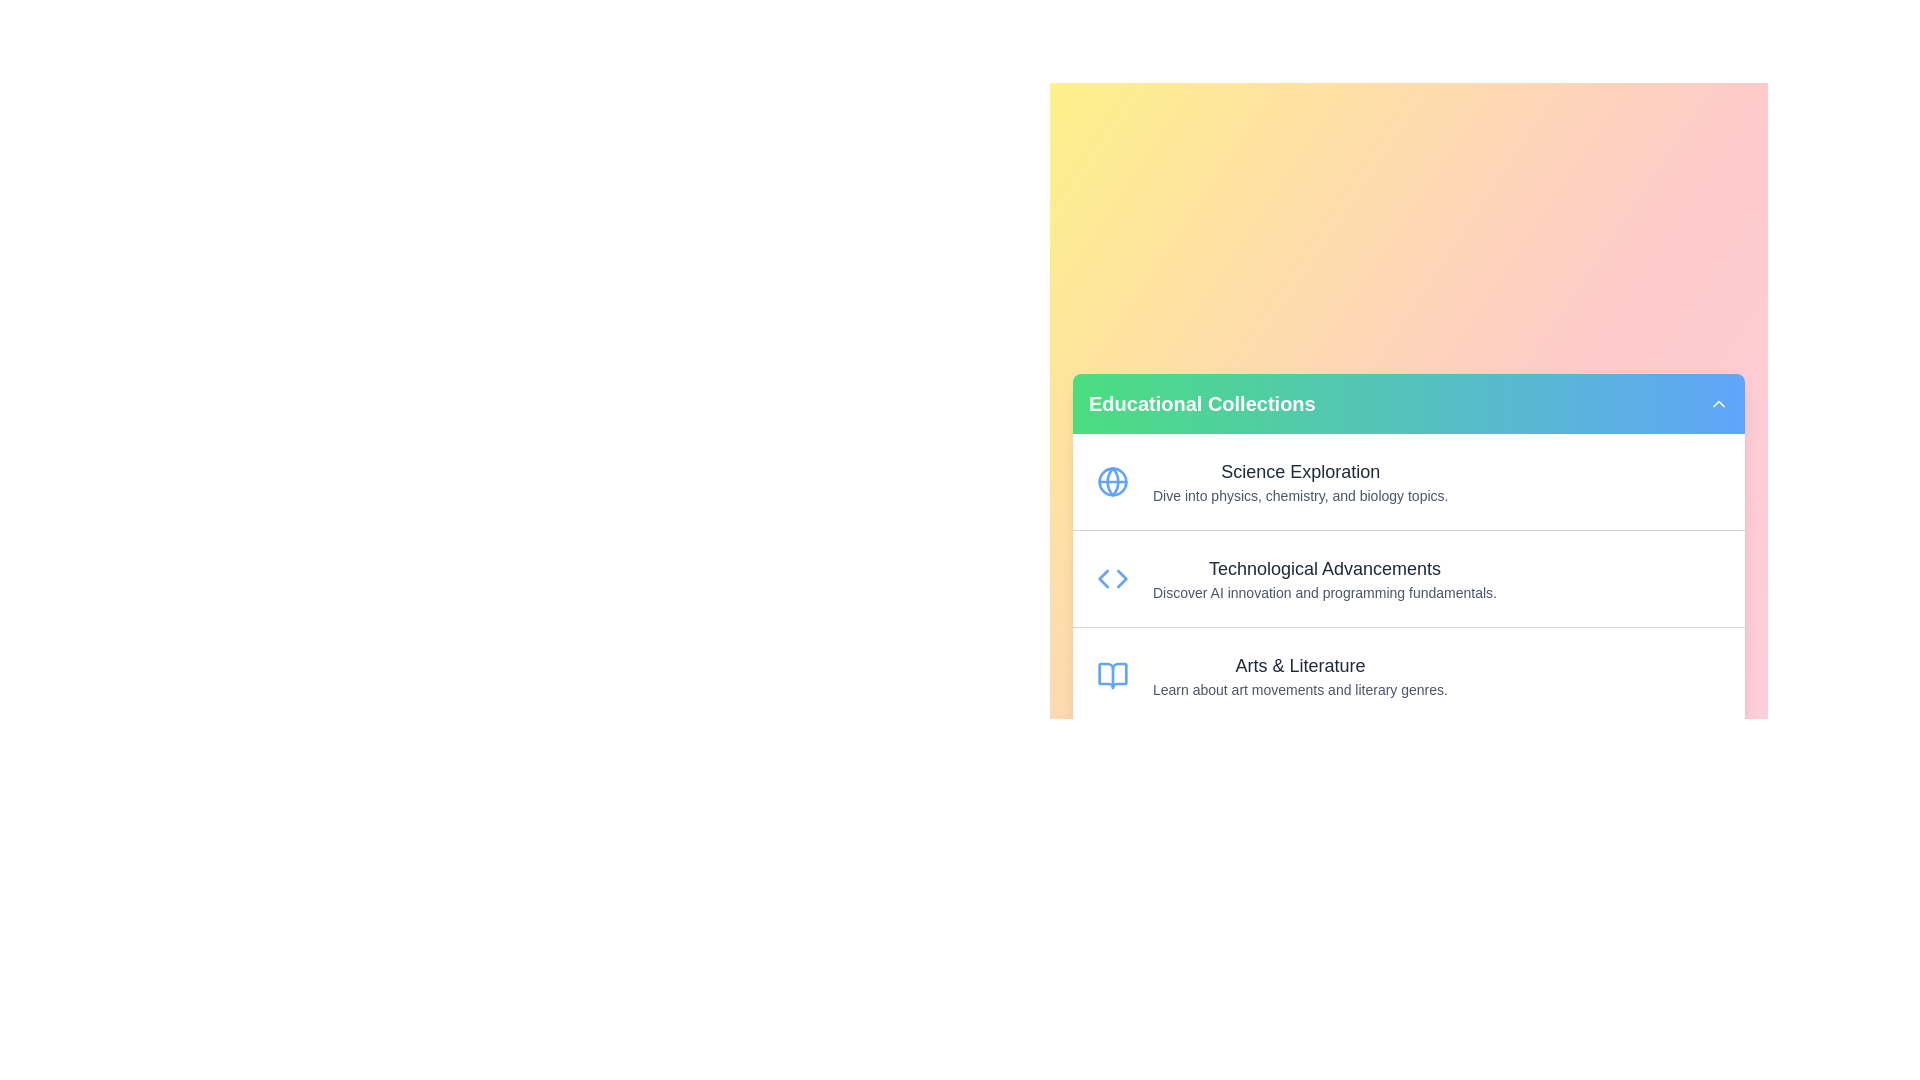  What do you see at coordinates (1717, 403) in the screenshot?
I see `the toggle button to expand or collapse the menu` at bounding box center [1717, 403].